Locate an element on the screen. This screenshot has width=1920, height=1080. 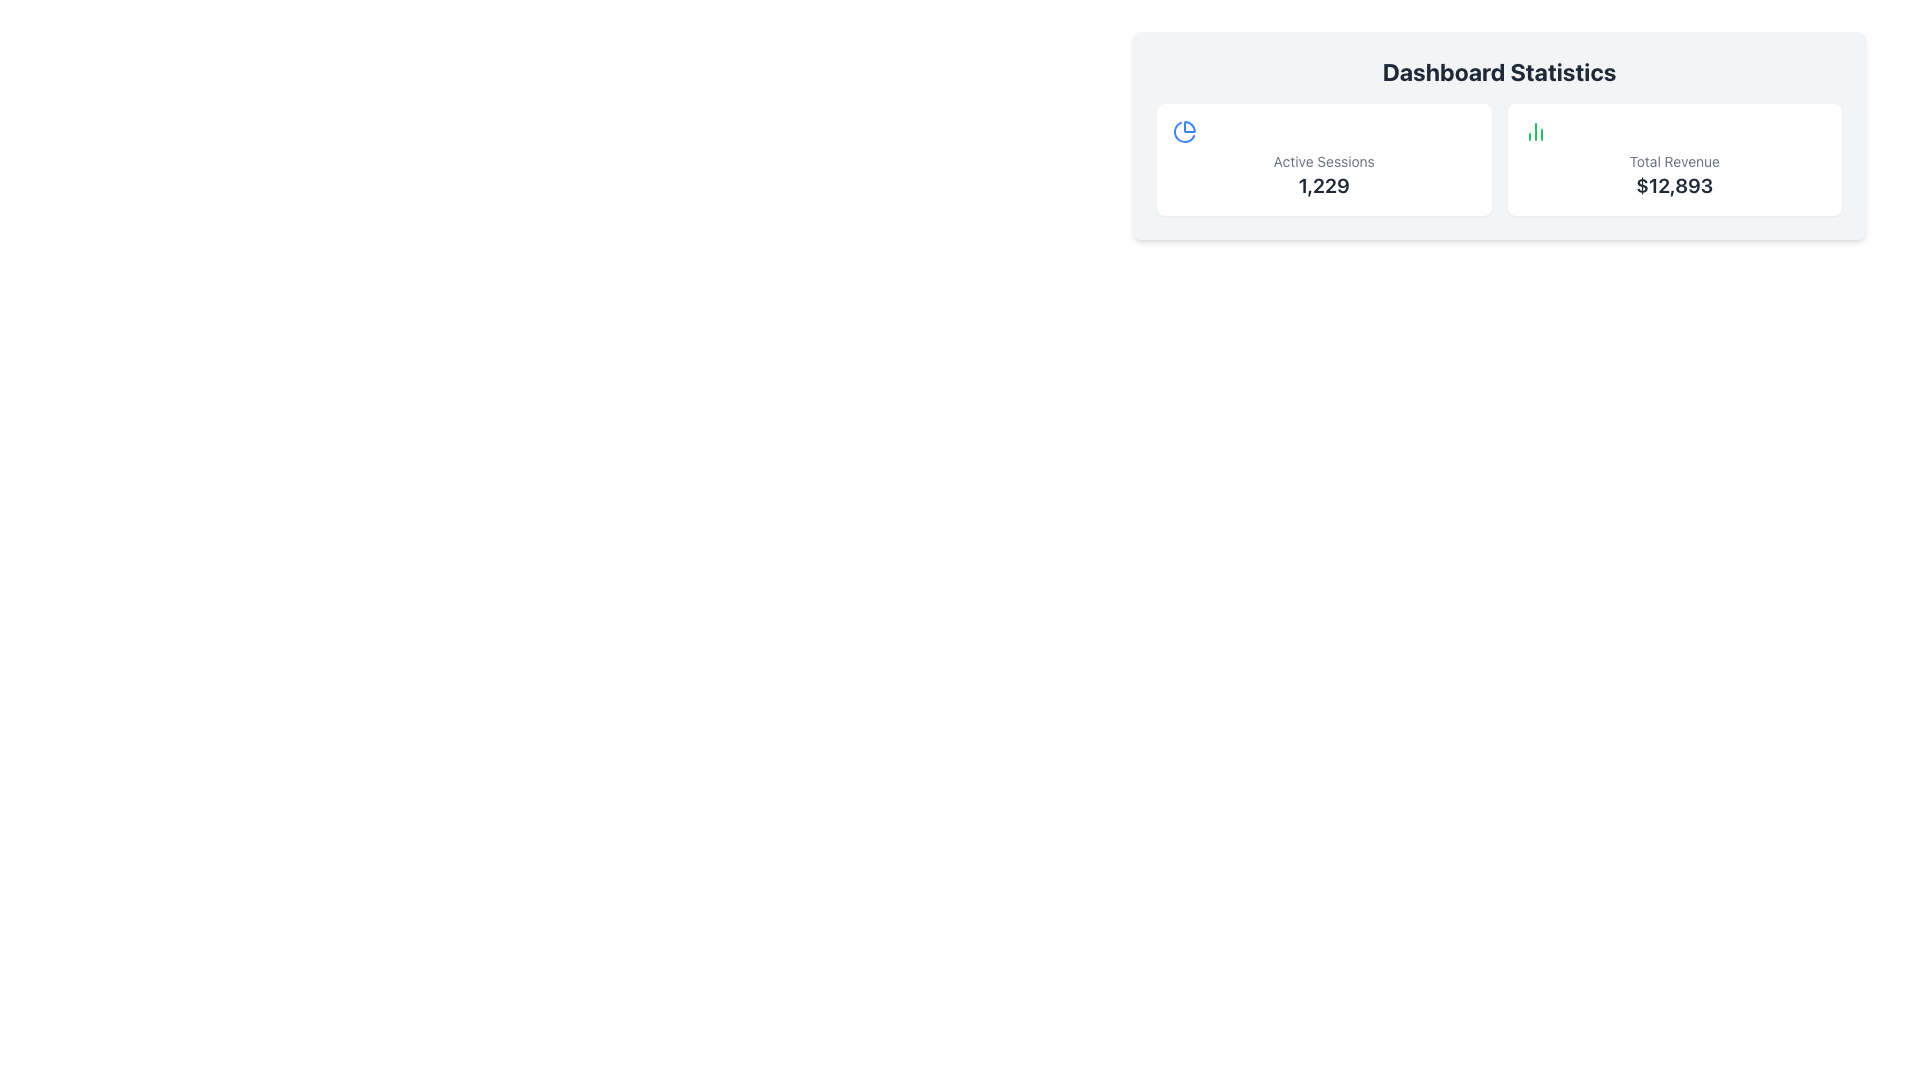
one of the panels in the summary widget of the Dashboard Statistics, which displays key performance indicators such as Active Sessions and Total Revenue is located at coordinates (1499, 158).